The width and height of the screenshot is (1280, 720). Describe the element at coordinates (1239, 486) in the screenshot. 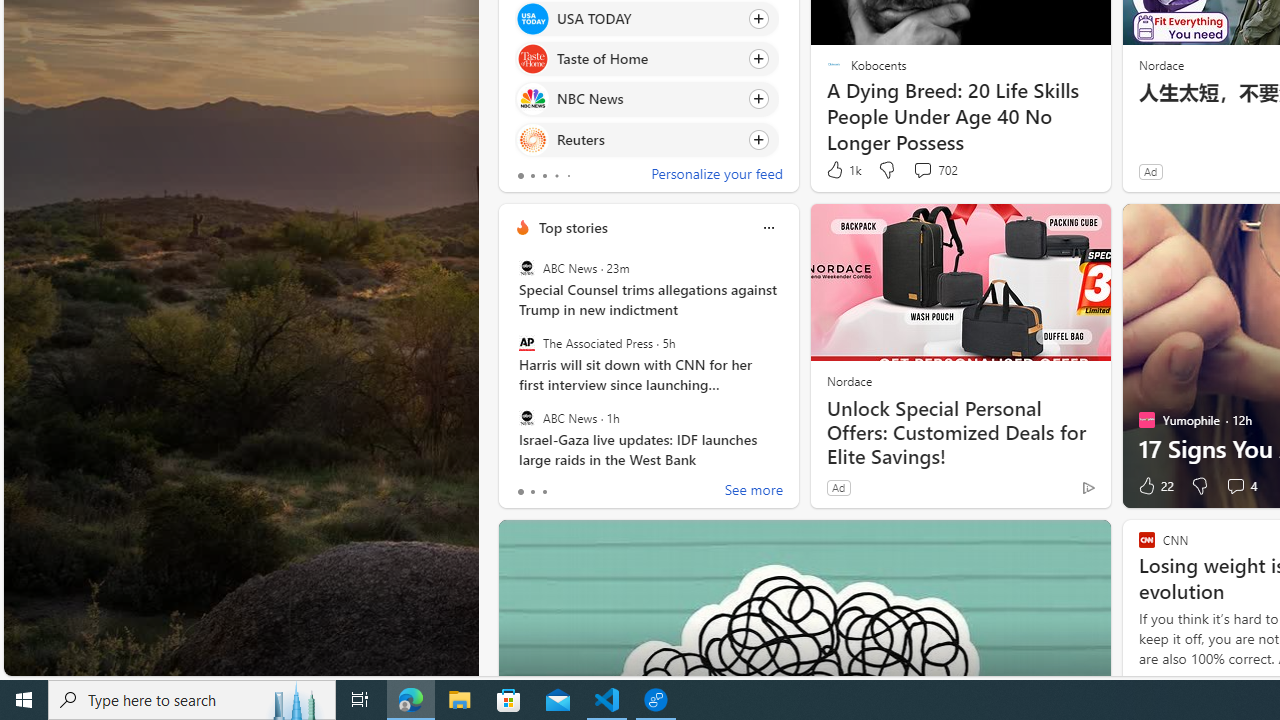

I see `'View comments 4 Comment'` at that location.